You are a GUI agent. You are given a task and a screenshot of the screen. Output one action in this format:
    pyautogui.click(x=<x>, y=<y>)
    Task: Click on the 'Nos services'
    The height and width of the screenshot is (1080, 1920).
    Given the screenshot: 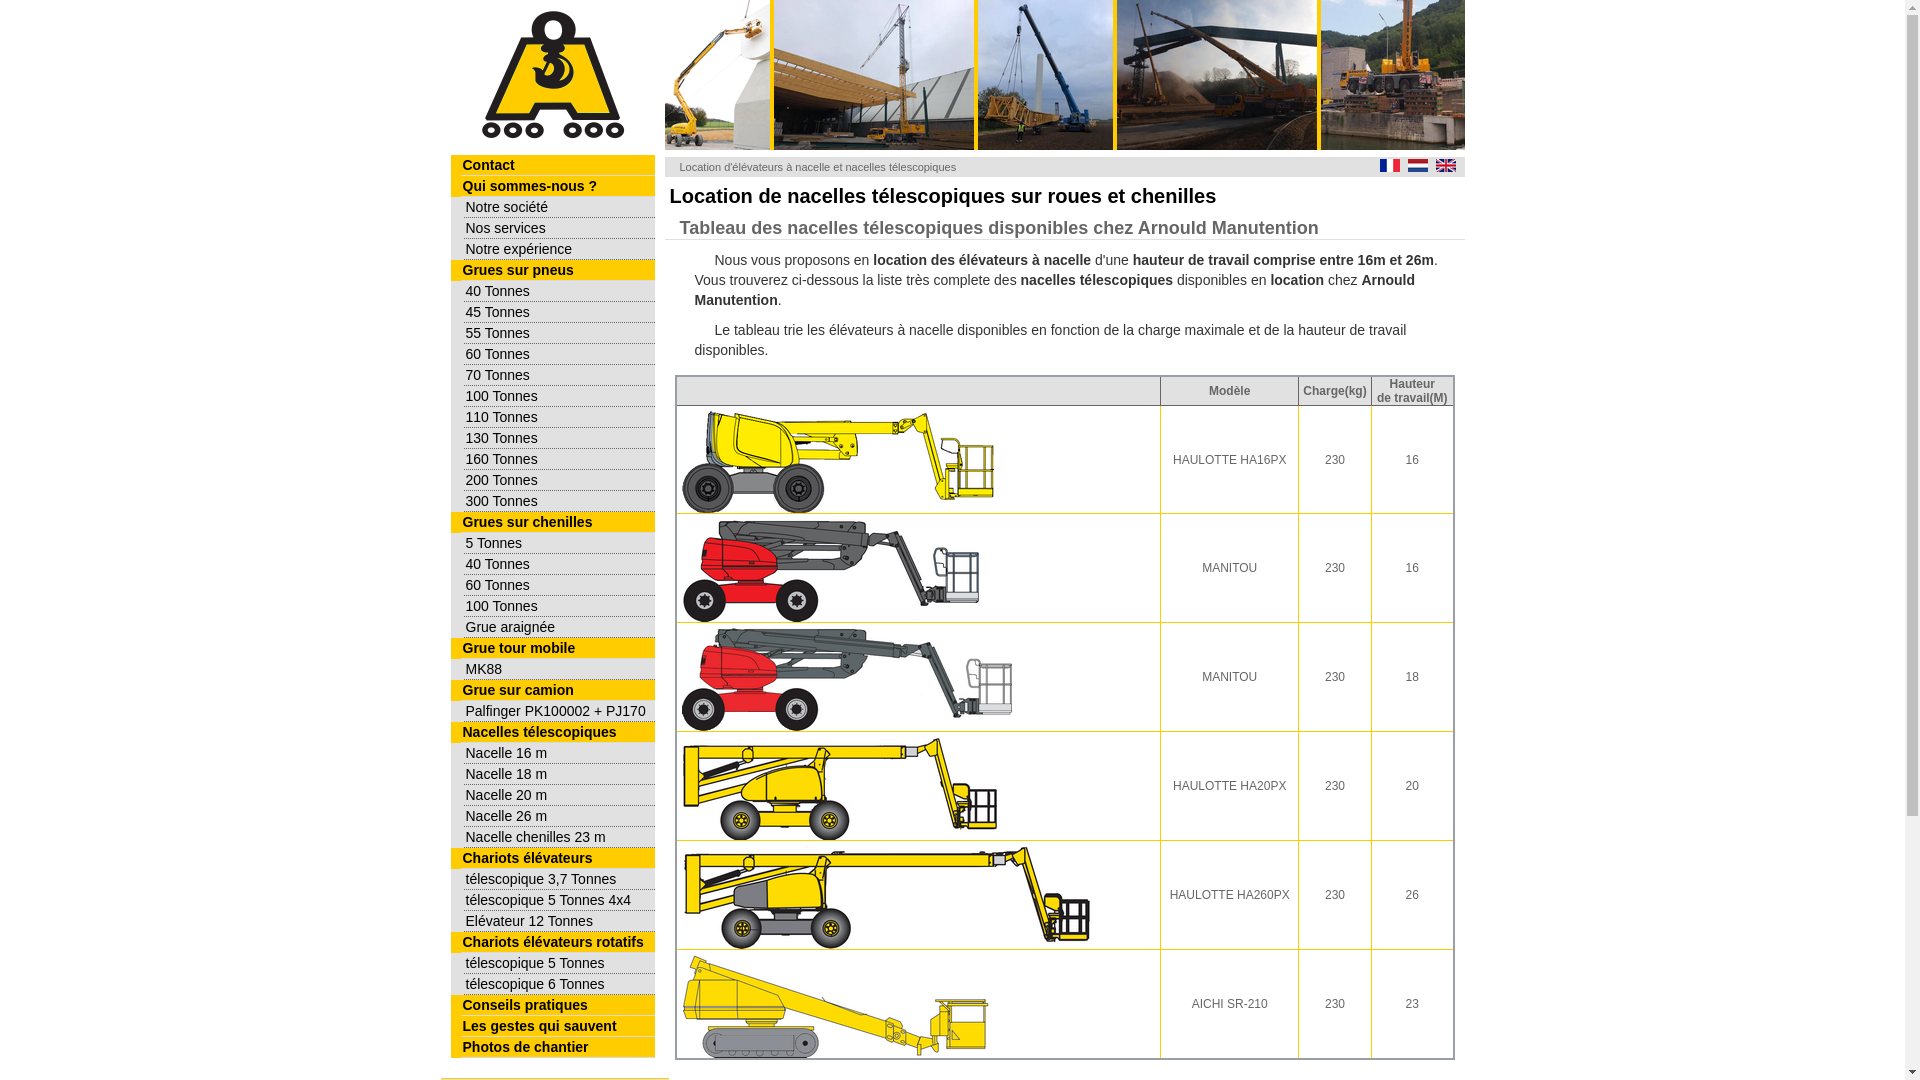 What is the action you would take?
    pyautogui.click(x=463, y=227)
    